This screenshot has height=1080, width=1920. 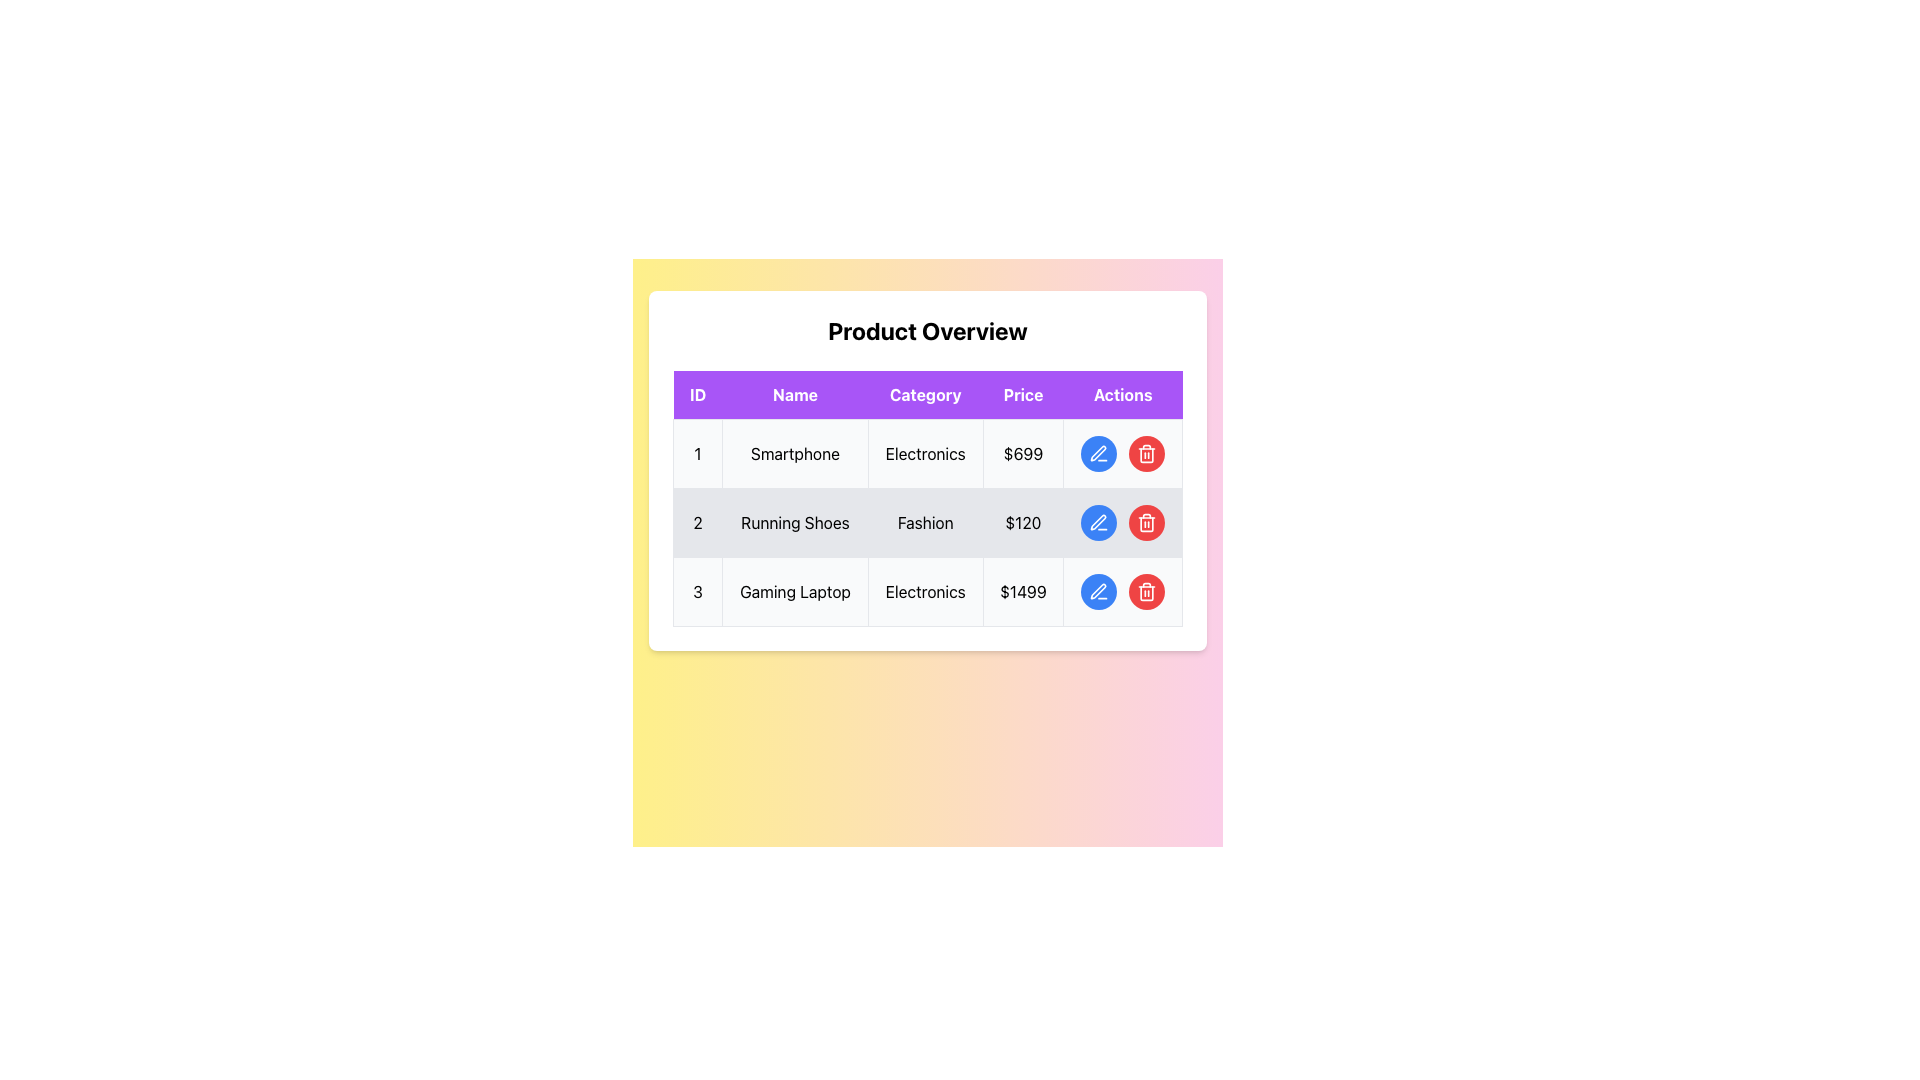 I want to click on the purple header row of the table containing the labels 'ID', 'Name', 'Category', 'Price', and 'Actions' to interact with any content under the header, so click(x=926, y=394).